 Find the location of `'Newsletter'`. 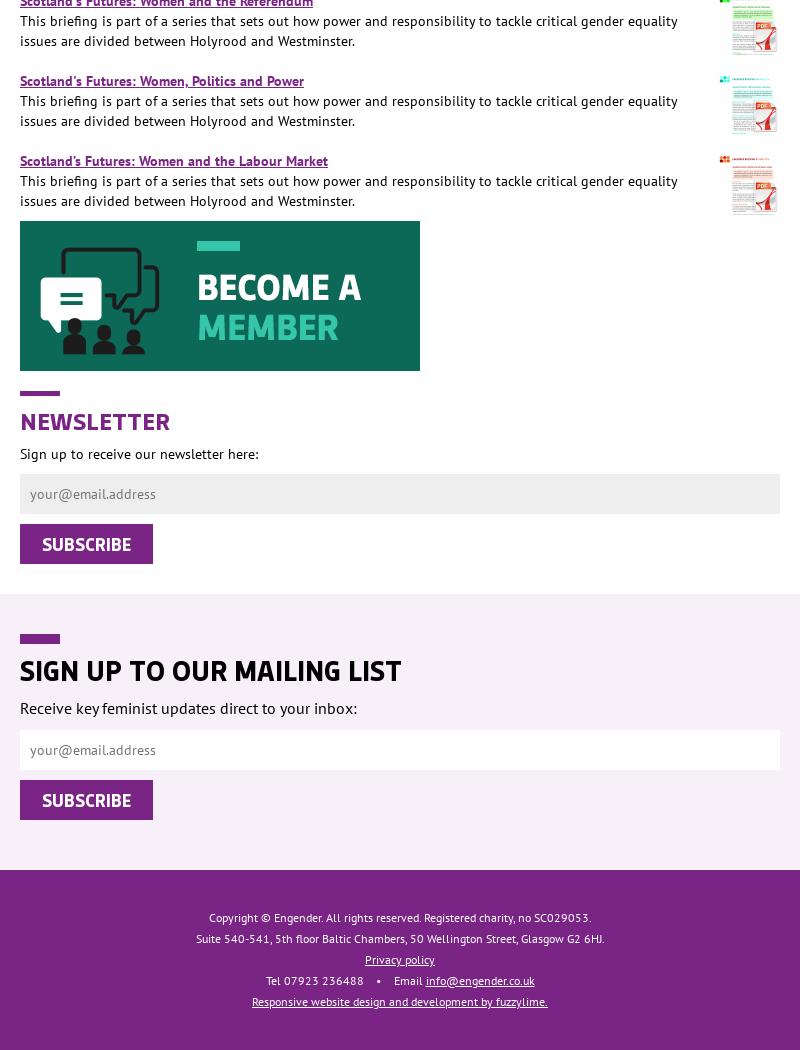

'Newsletter' is located at coordinates (94, 419).